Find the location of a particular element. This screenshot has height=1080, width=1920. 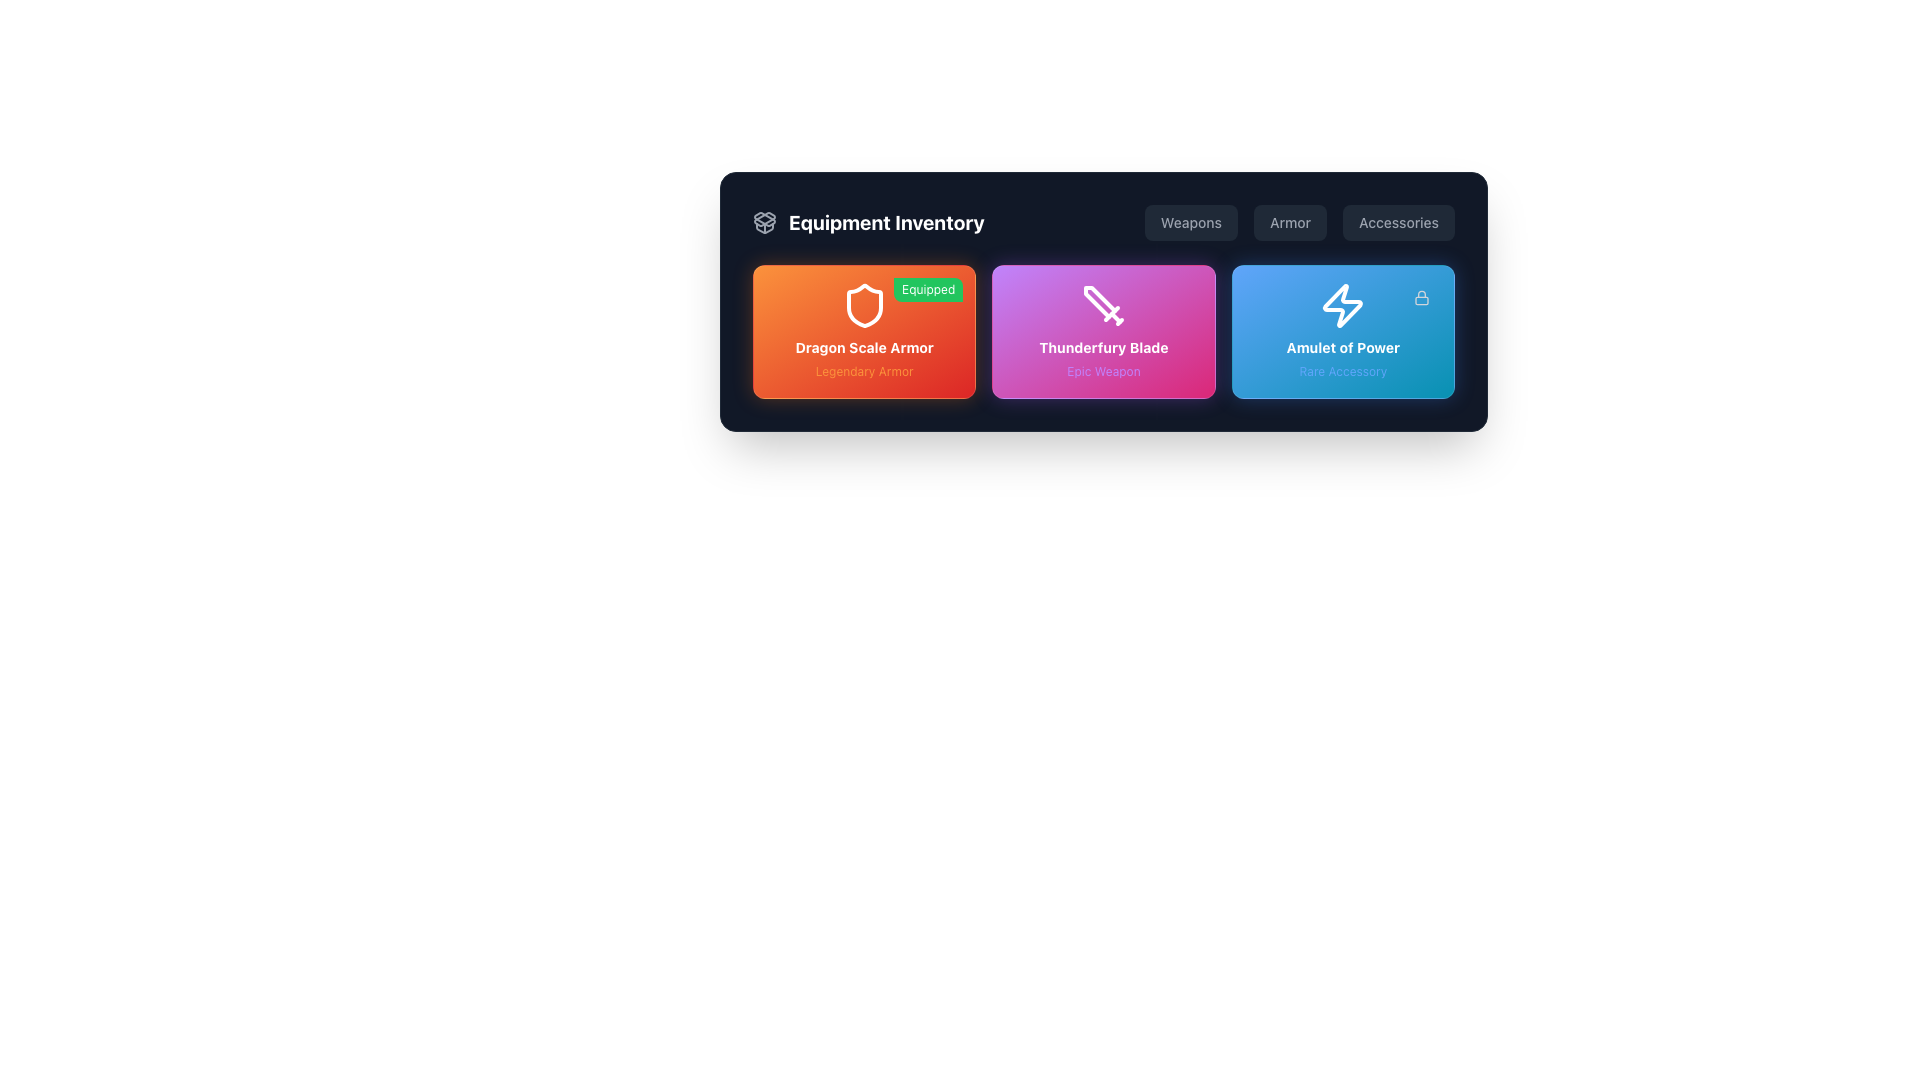

the second button labeled 'Armor' in the horizontal group of buttons for navigating to the 'Armor' section of the inventory is located at coordinates (1299, 223).